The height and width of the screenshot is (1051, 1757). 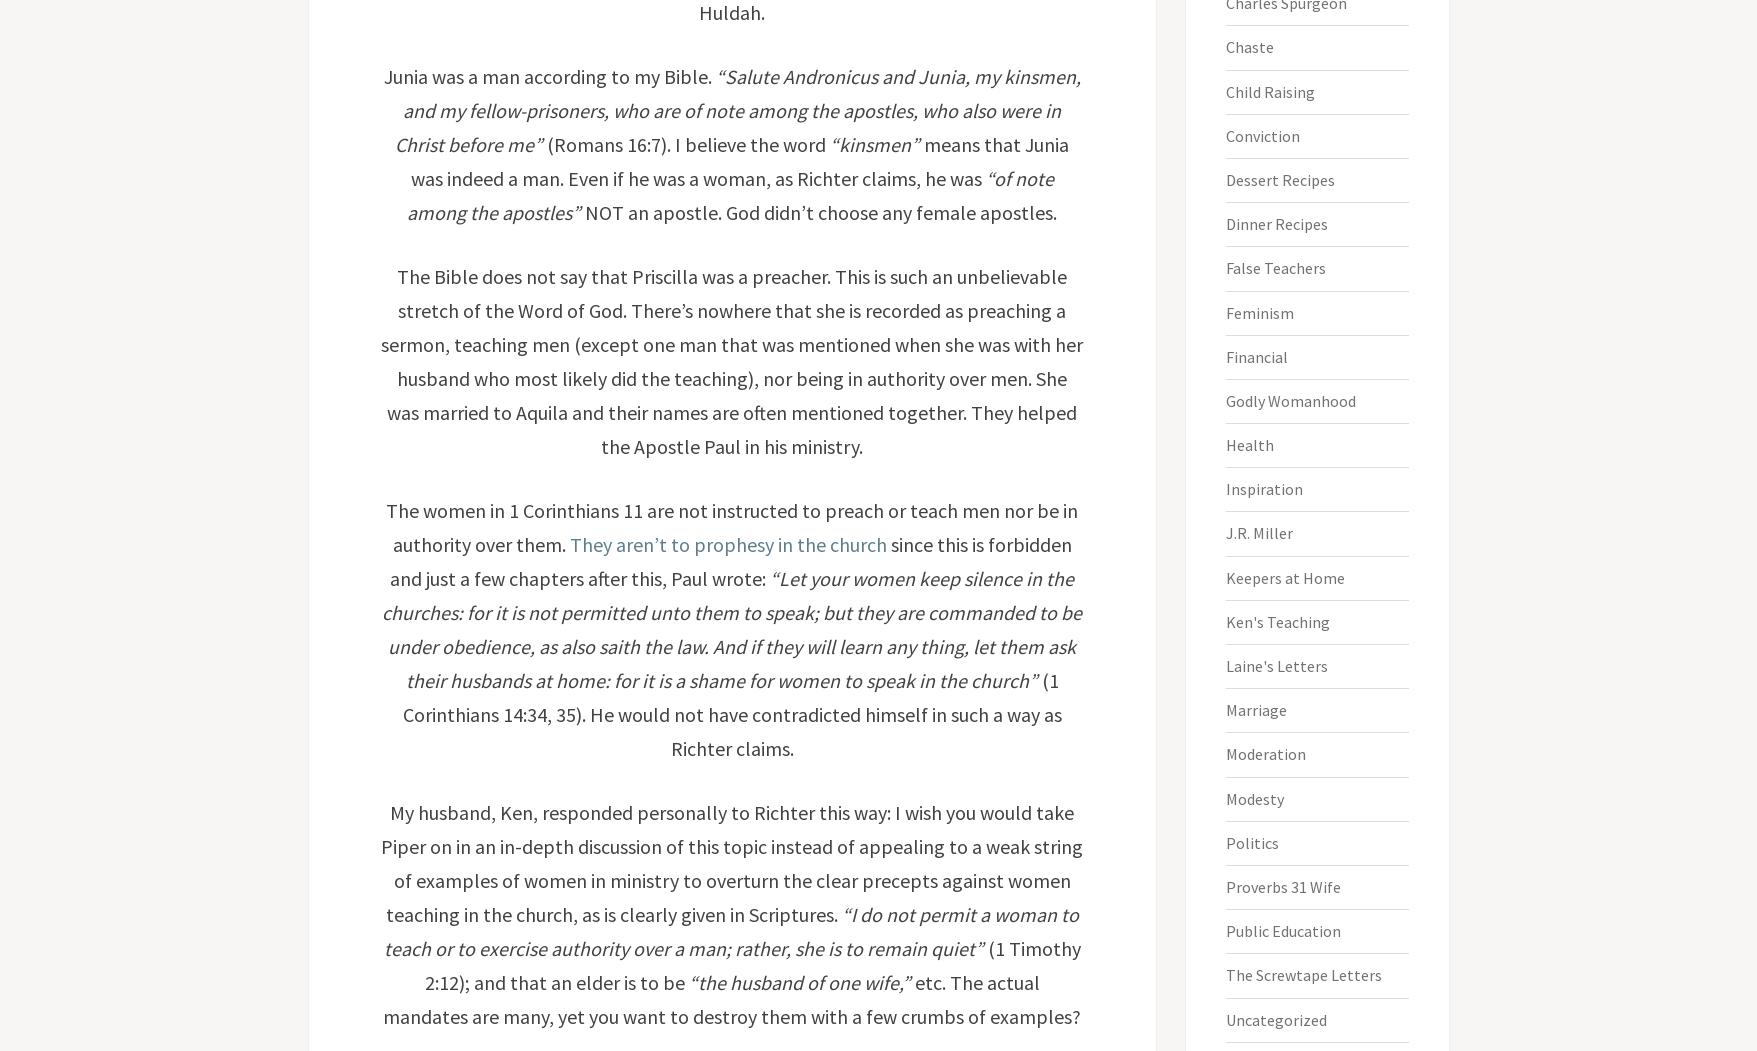 I want to click on 'They aren’t to prophesy in the church', so click(x=726, y=543).